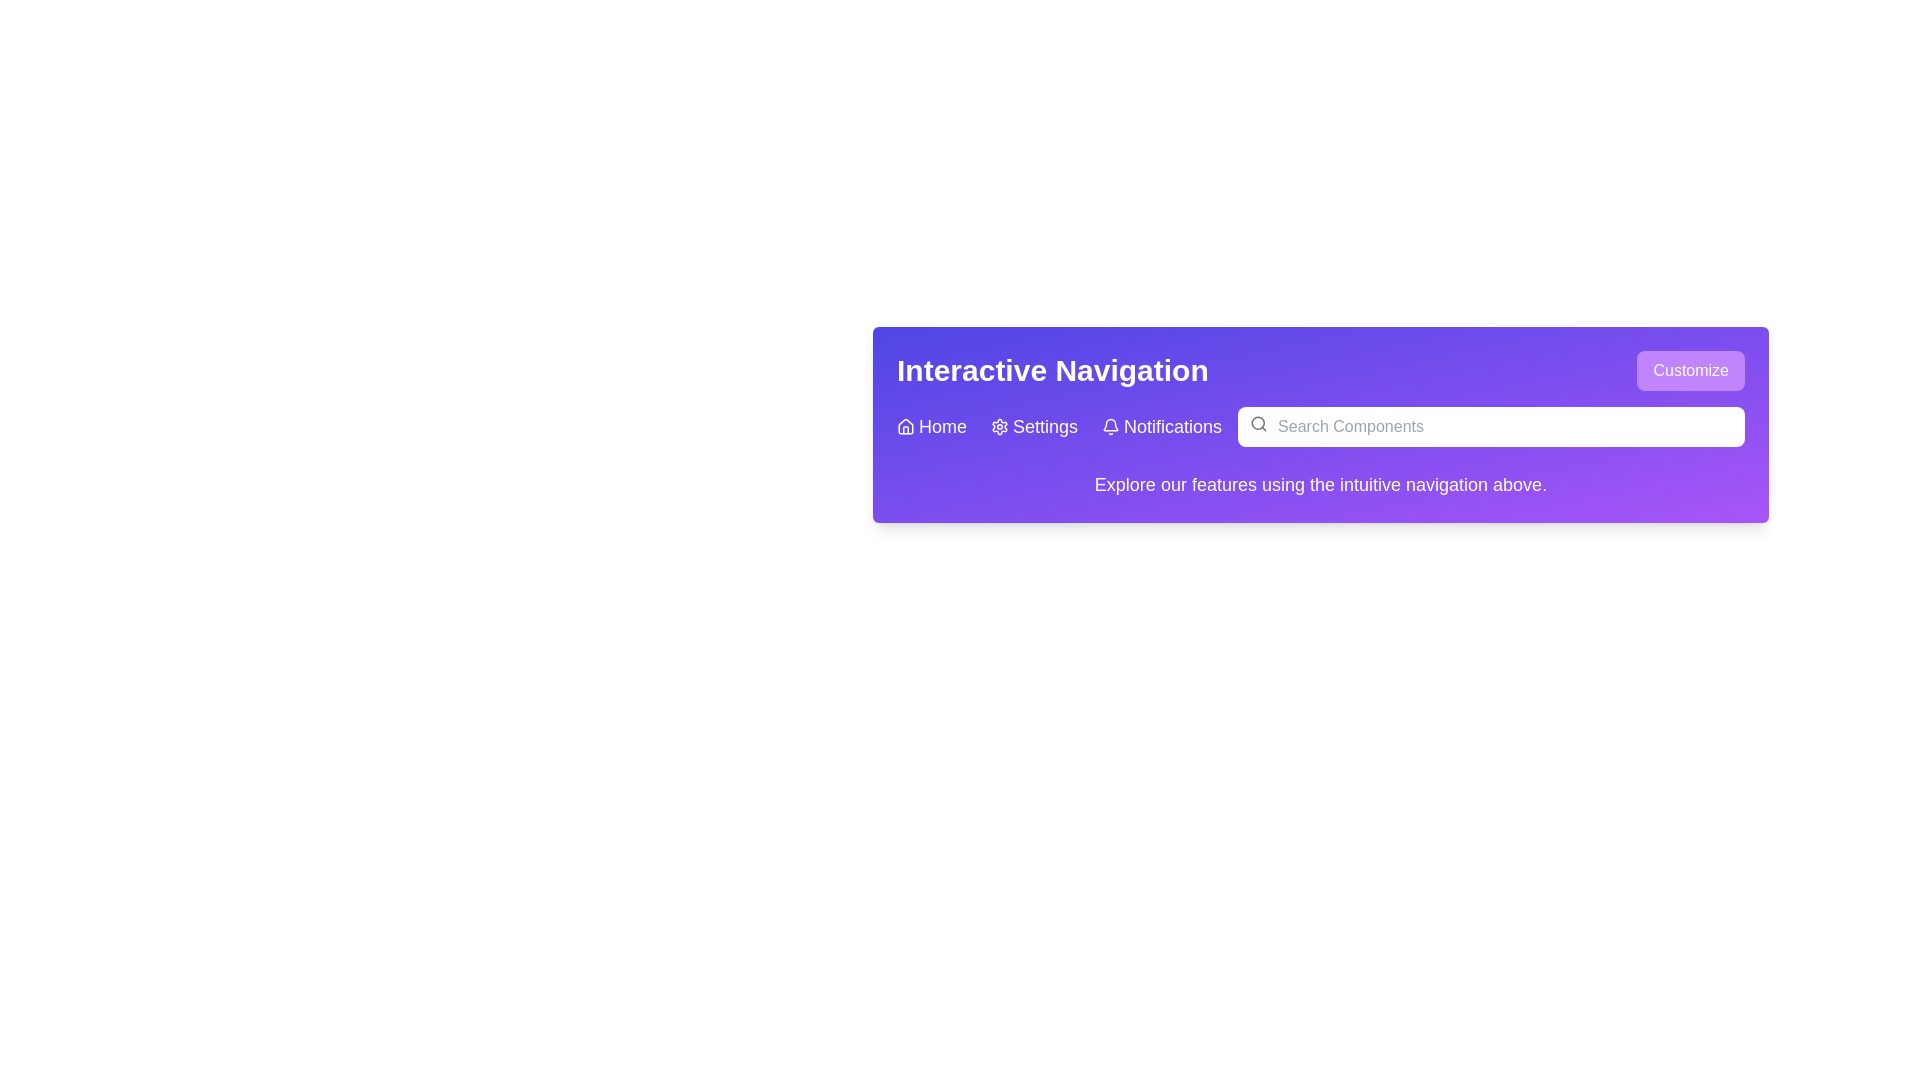 This screenshot has width=1920, height=1080. What do you see at coordinates (999, 426) in the screenshot?
I see `the settings icon located centrally on the top bar of the interface` at bounding box center [999, 426].